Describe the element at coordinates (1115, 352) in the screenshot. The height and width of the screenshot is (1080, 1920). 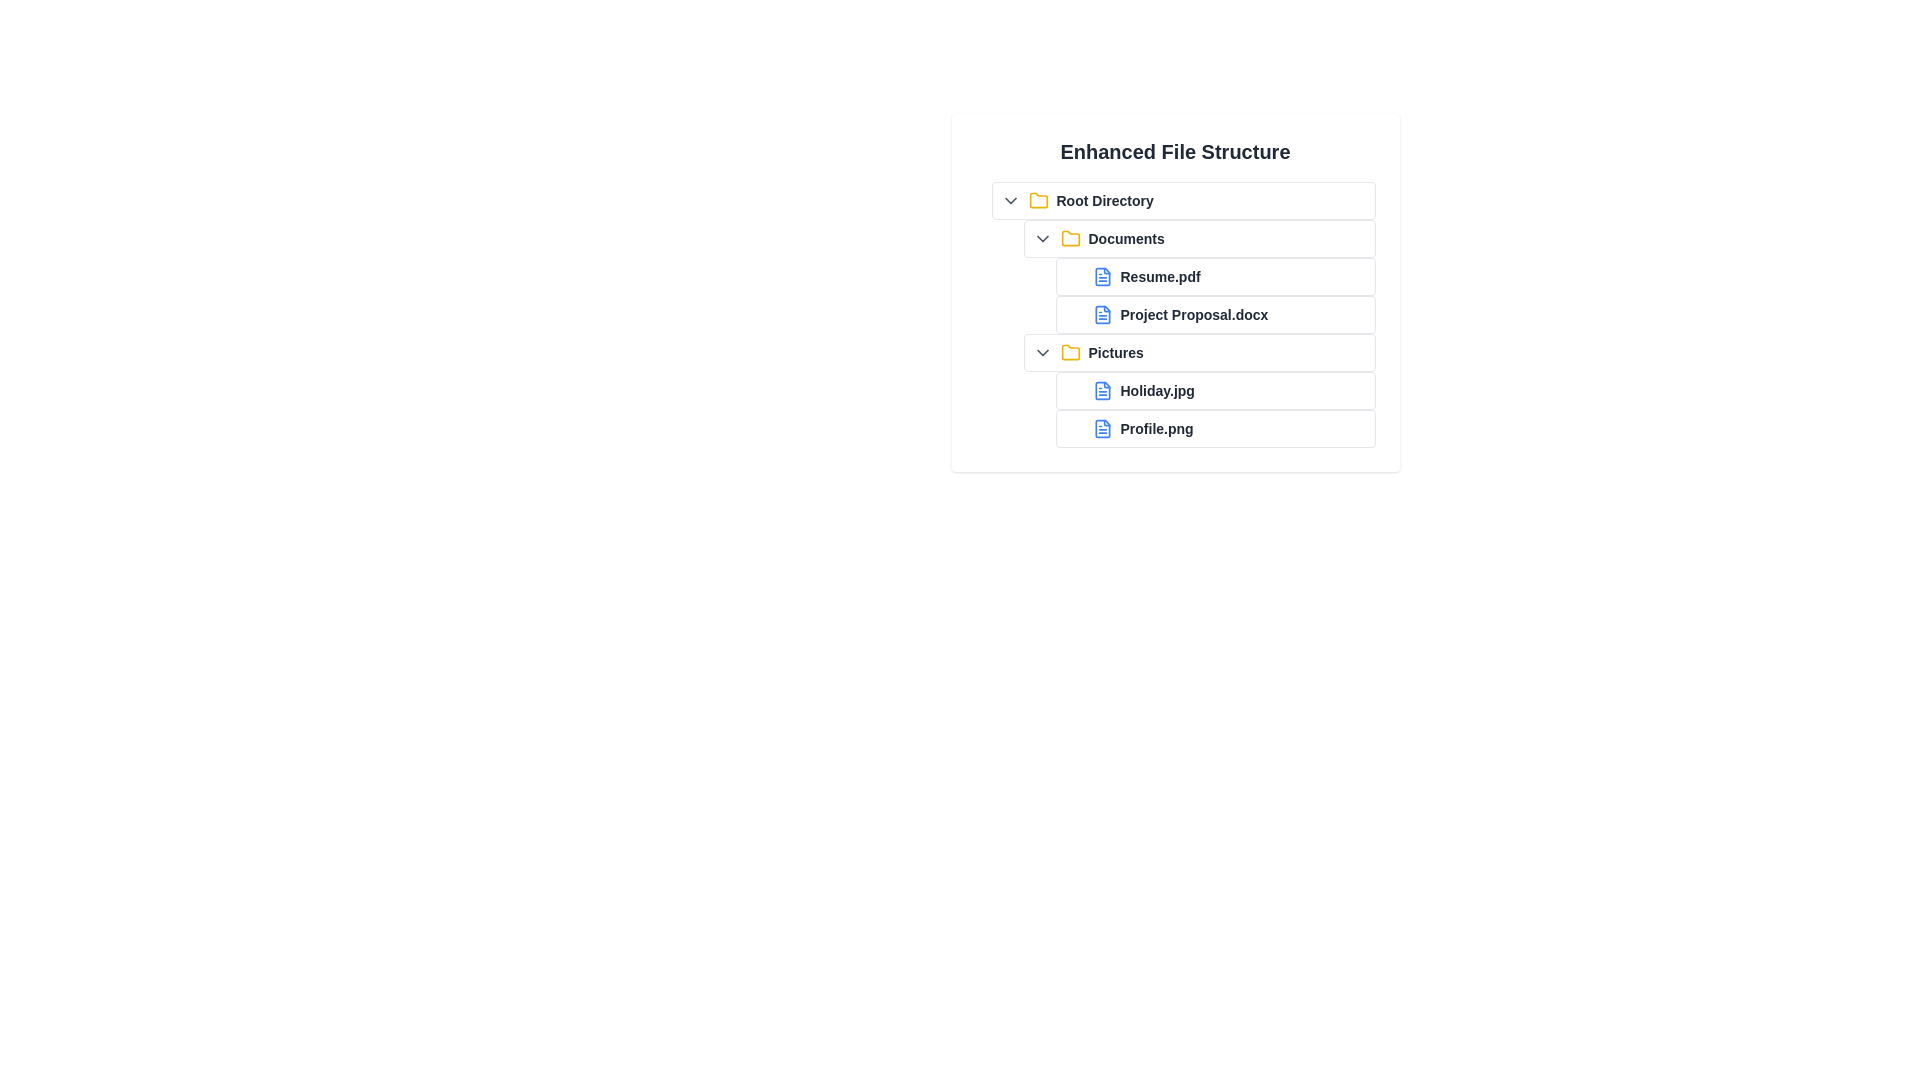
I see `the text label representing the 'Pictures' folder located beneath 'Resume.pdf' and 'Project Proposal.docx'` at that location.